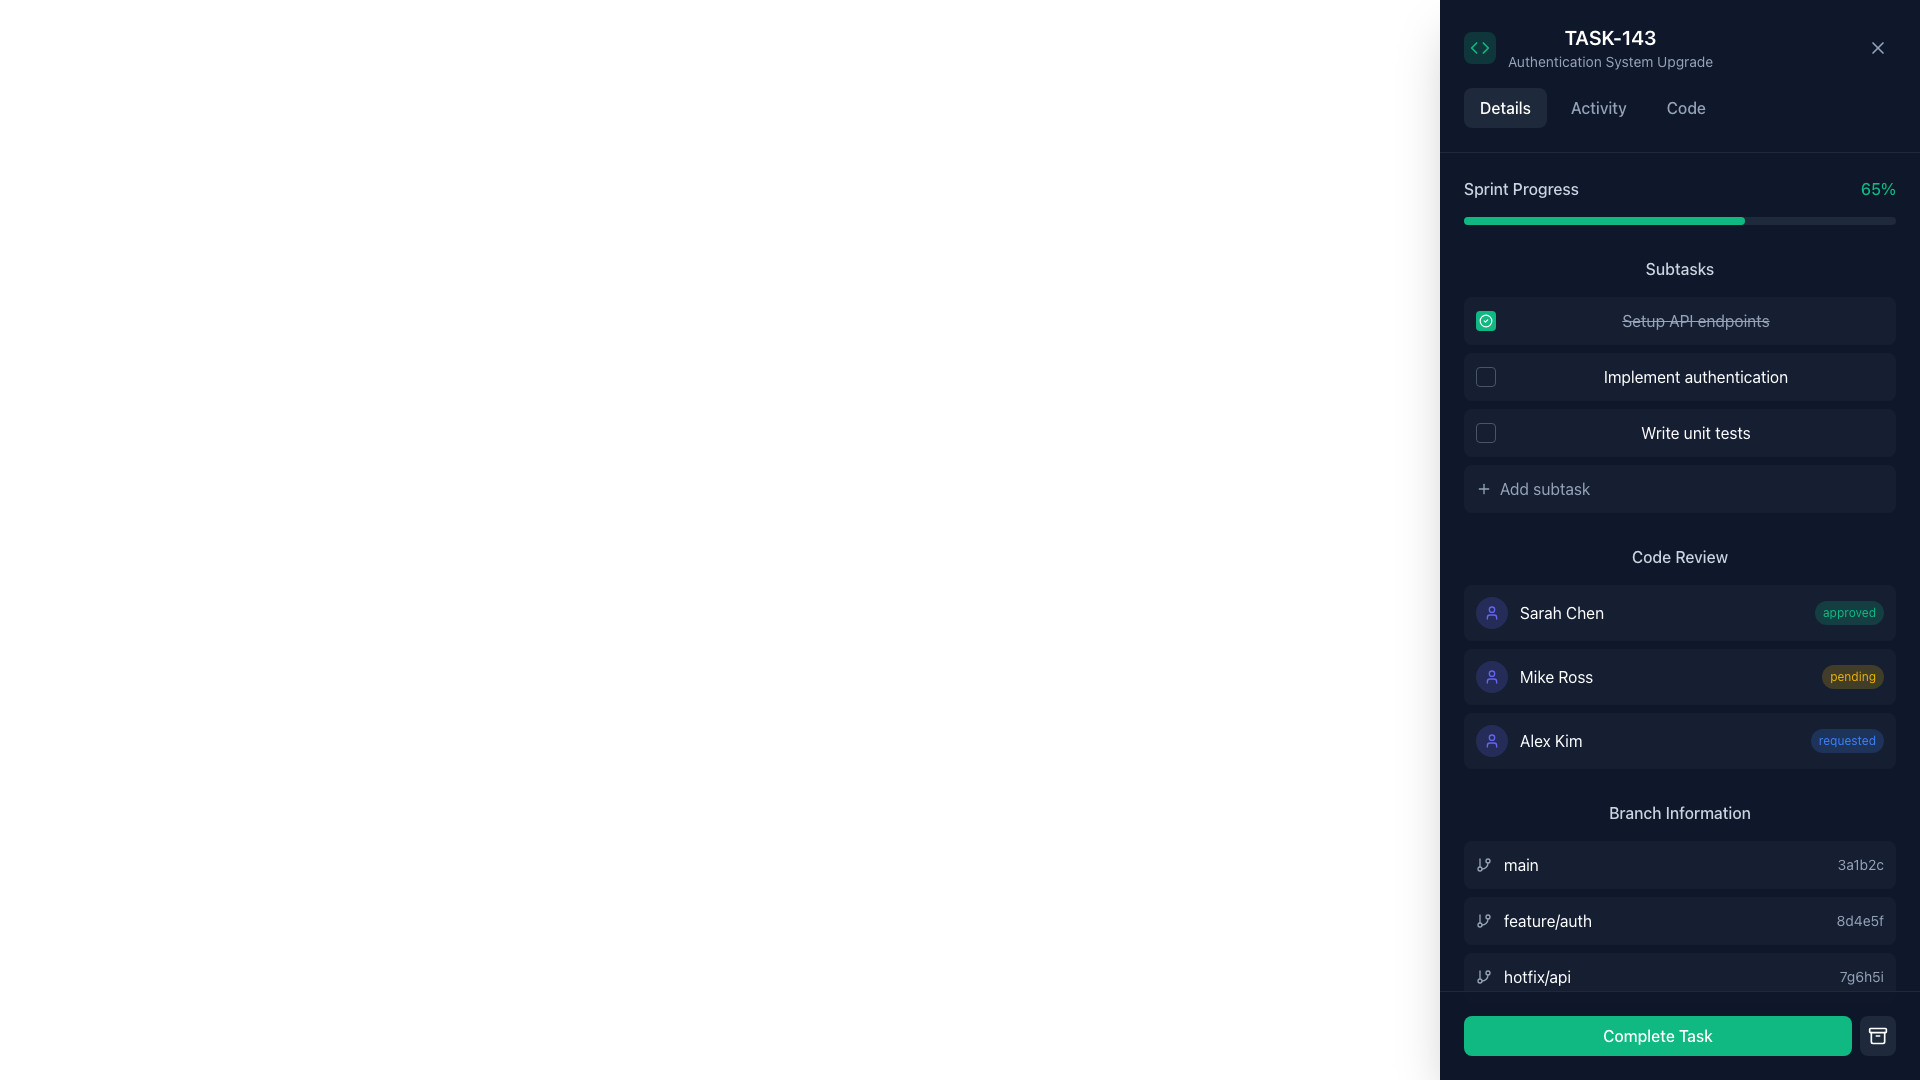 Image resolution: width=1920 pixels, height=1080 pixels. I want to click on the card indicating the approved status of the code review associated with Sarah Chen, located in the 'Code Review' section at the top-right of the interface, so click(1680, 612).